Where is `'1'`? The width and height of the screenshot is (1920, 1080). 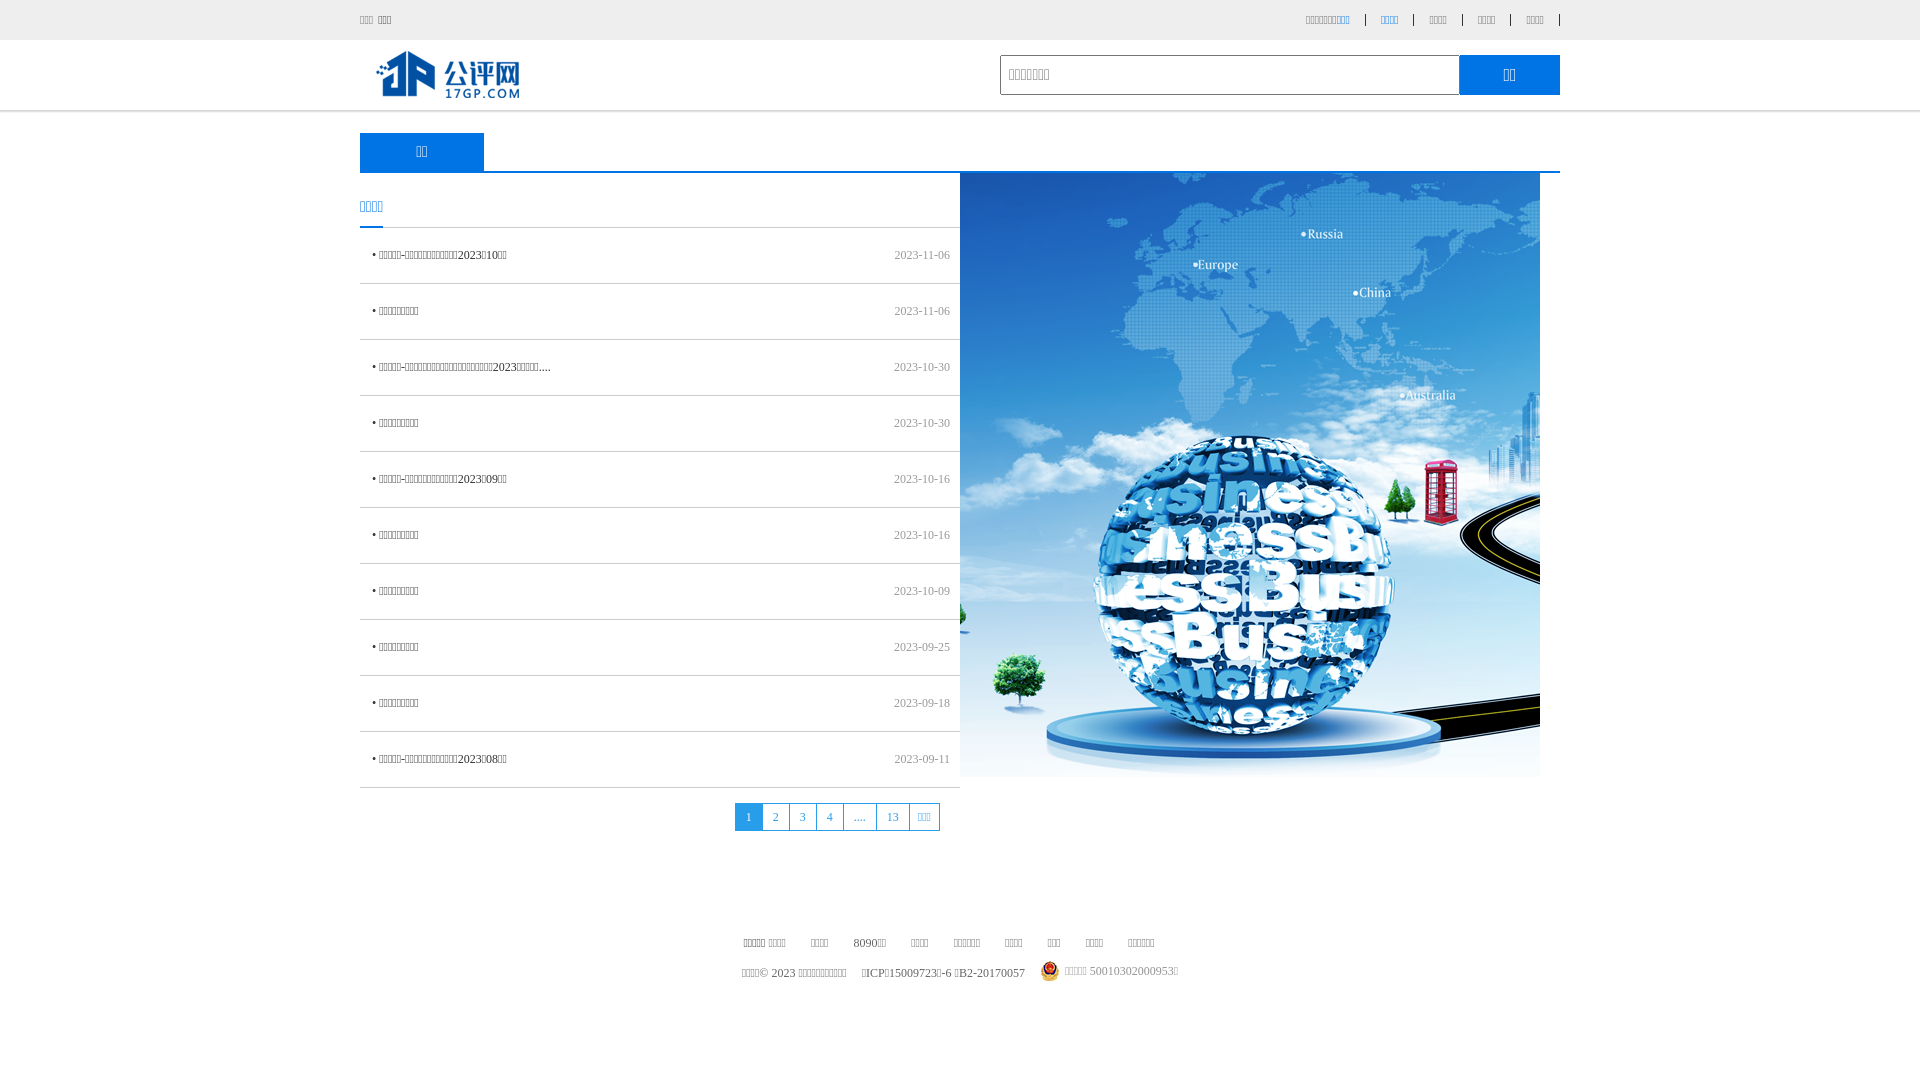
'1' is located at coordinates (747, 817).